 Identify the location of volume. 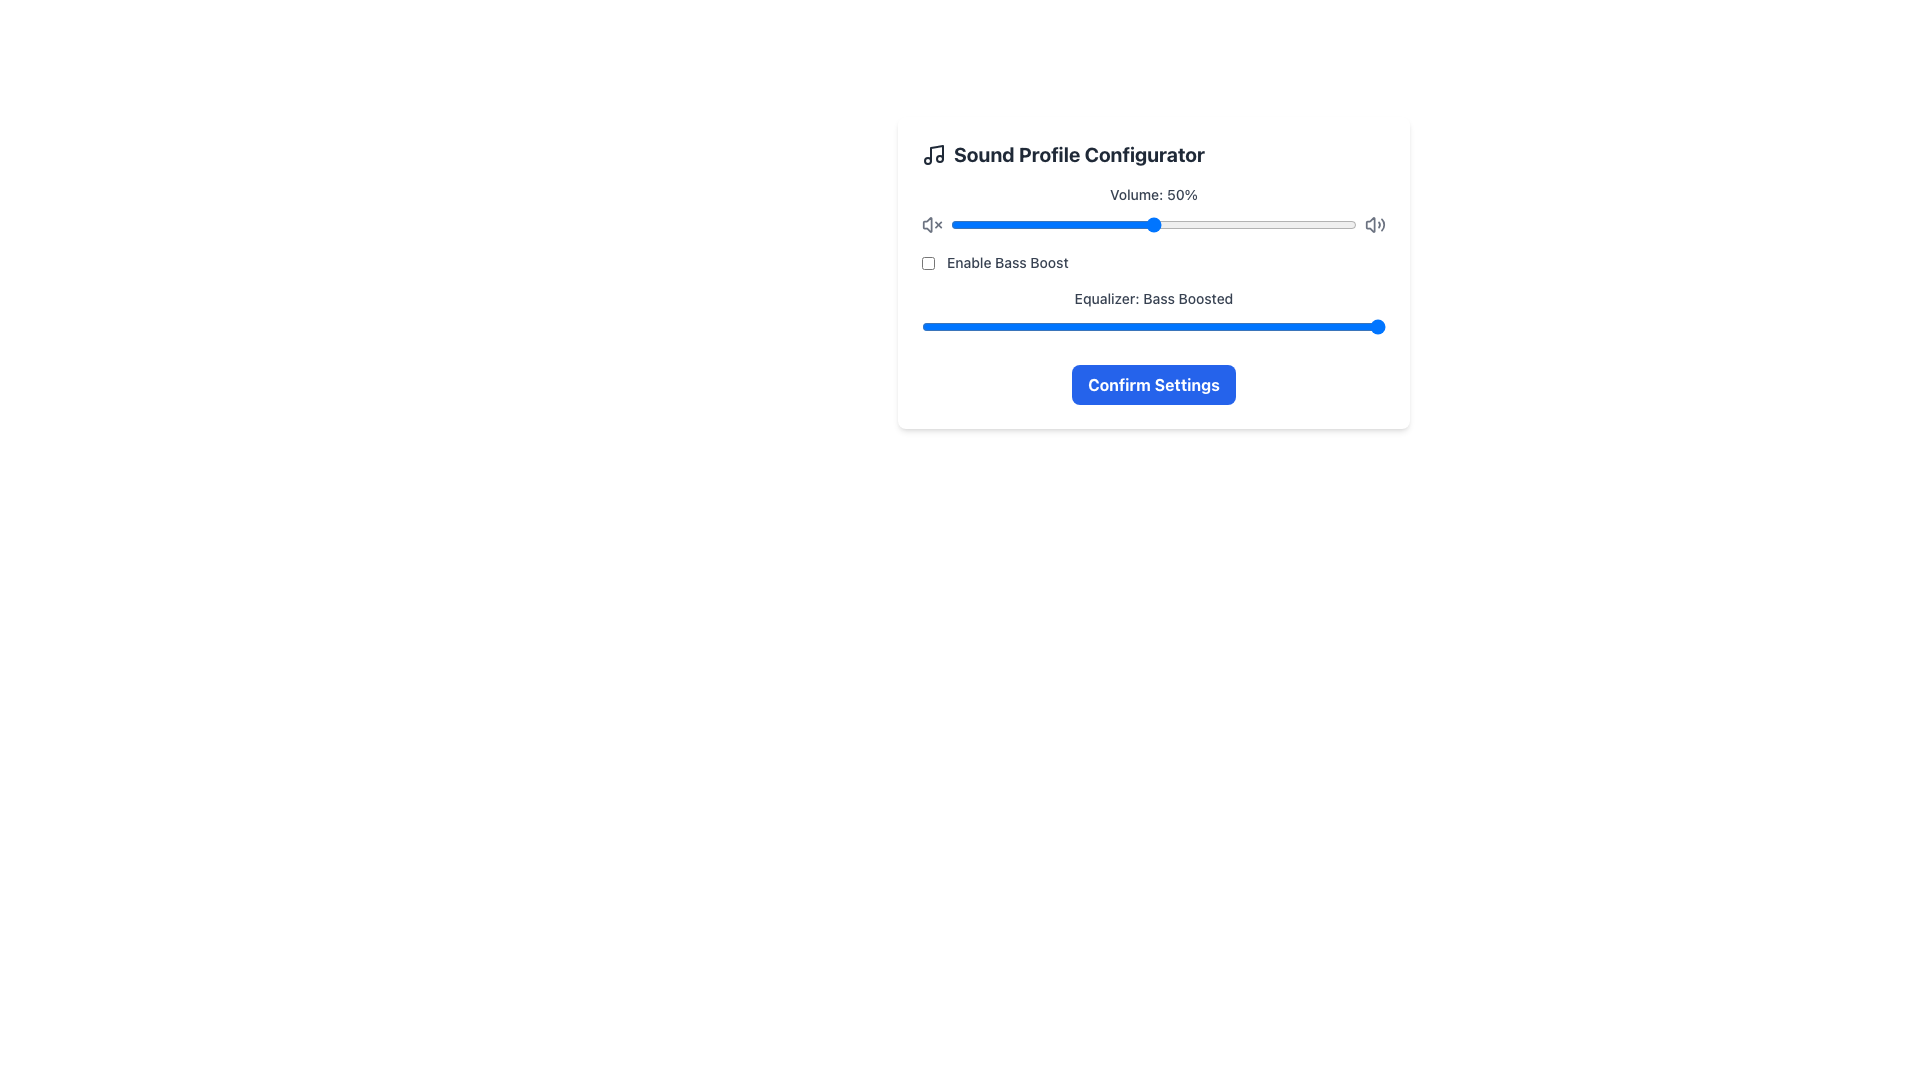
(999, 224).